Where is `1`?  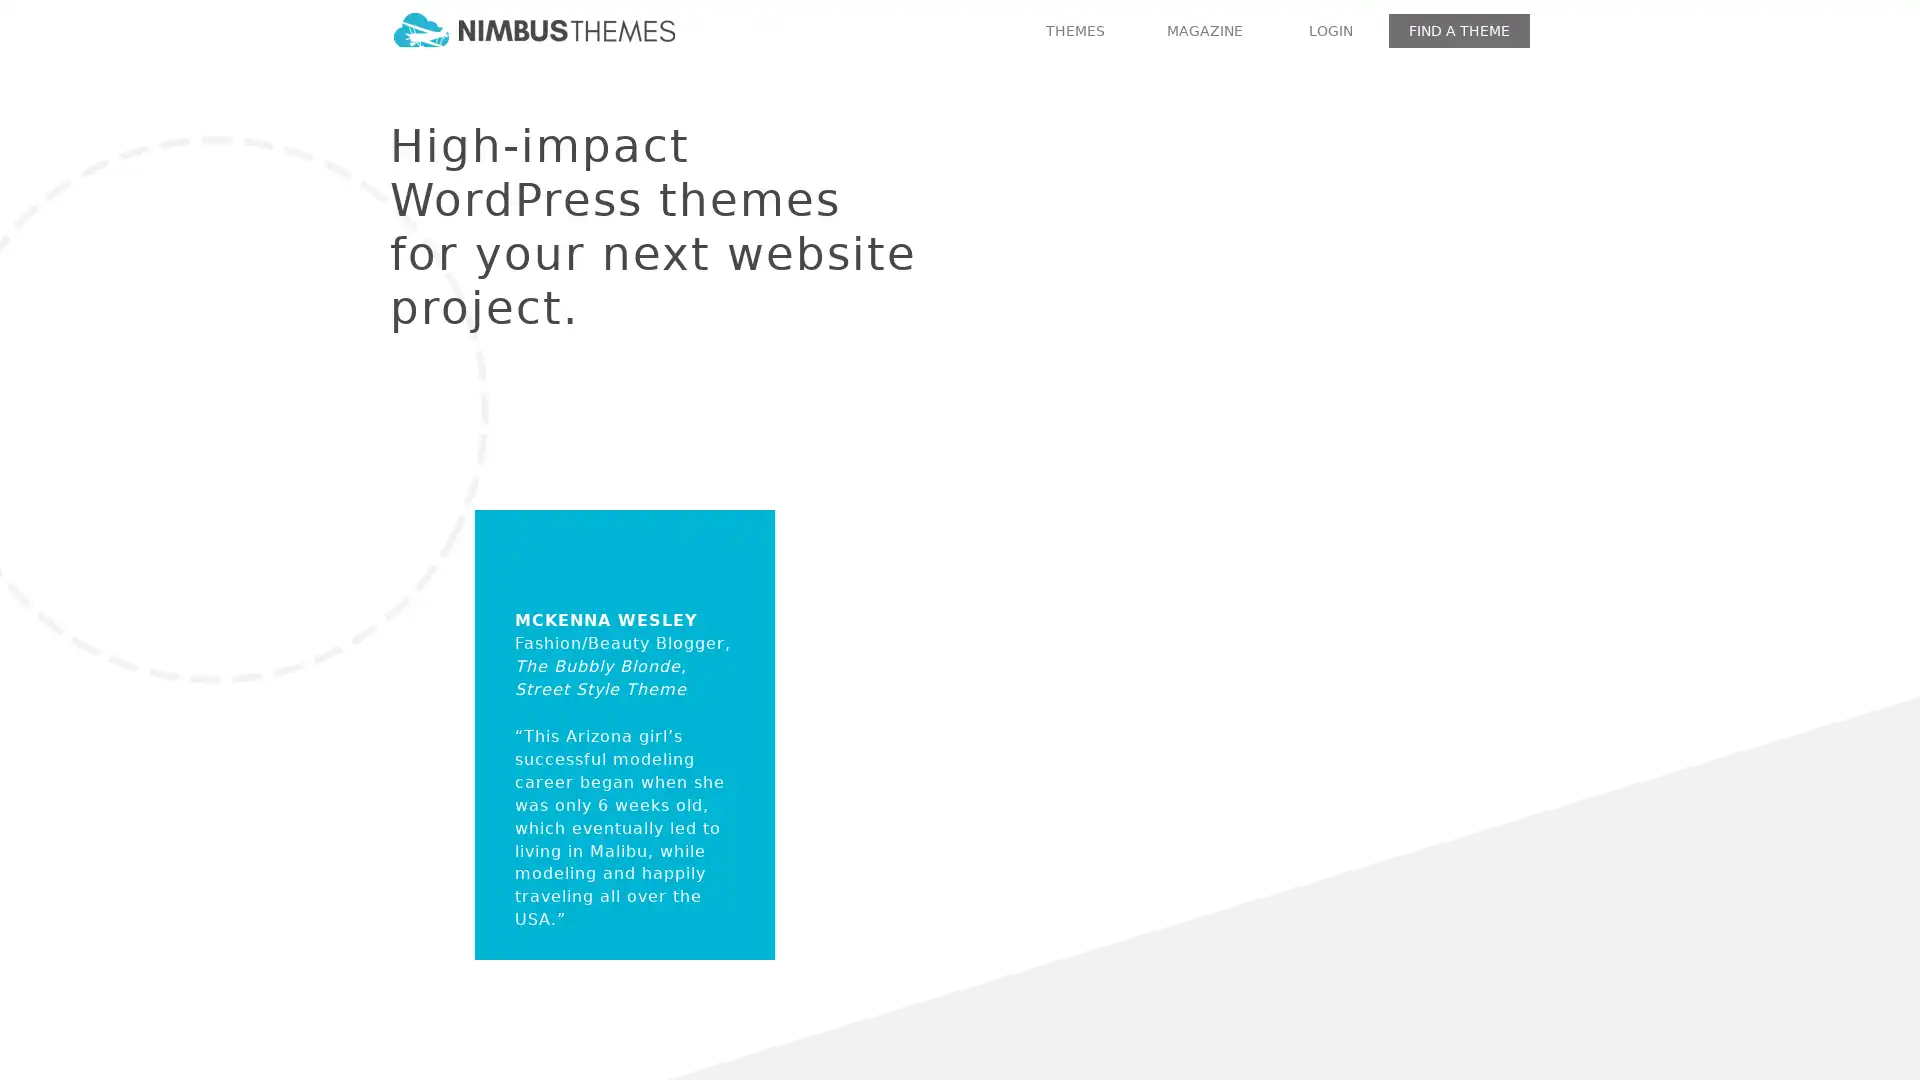 1 is located at coordinates (1146, 693).